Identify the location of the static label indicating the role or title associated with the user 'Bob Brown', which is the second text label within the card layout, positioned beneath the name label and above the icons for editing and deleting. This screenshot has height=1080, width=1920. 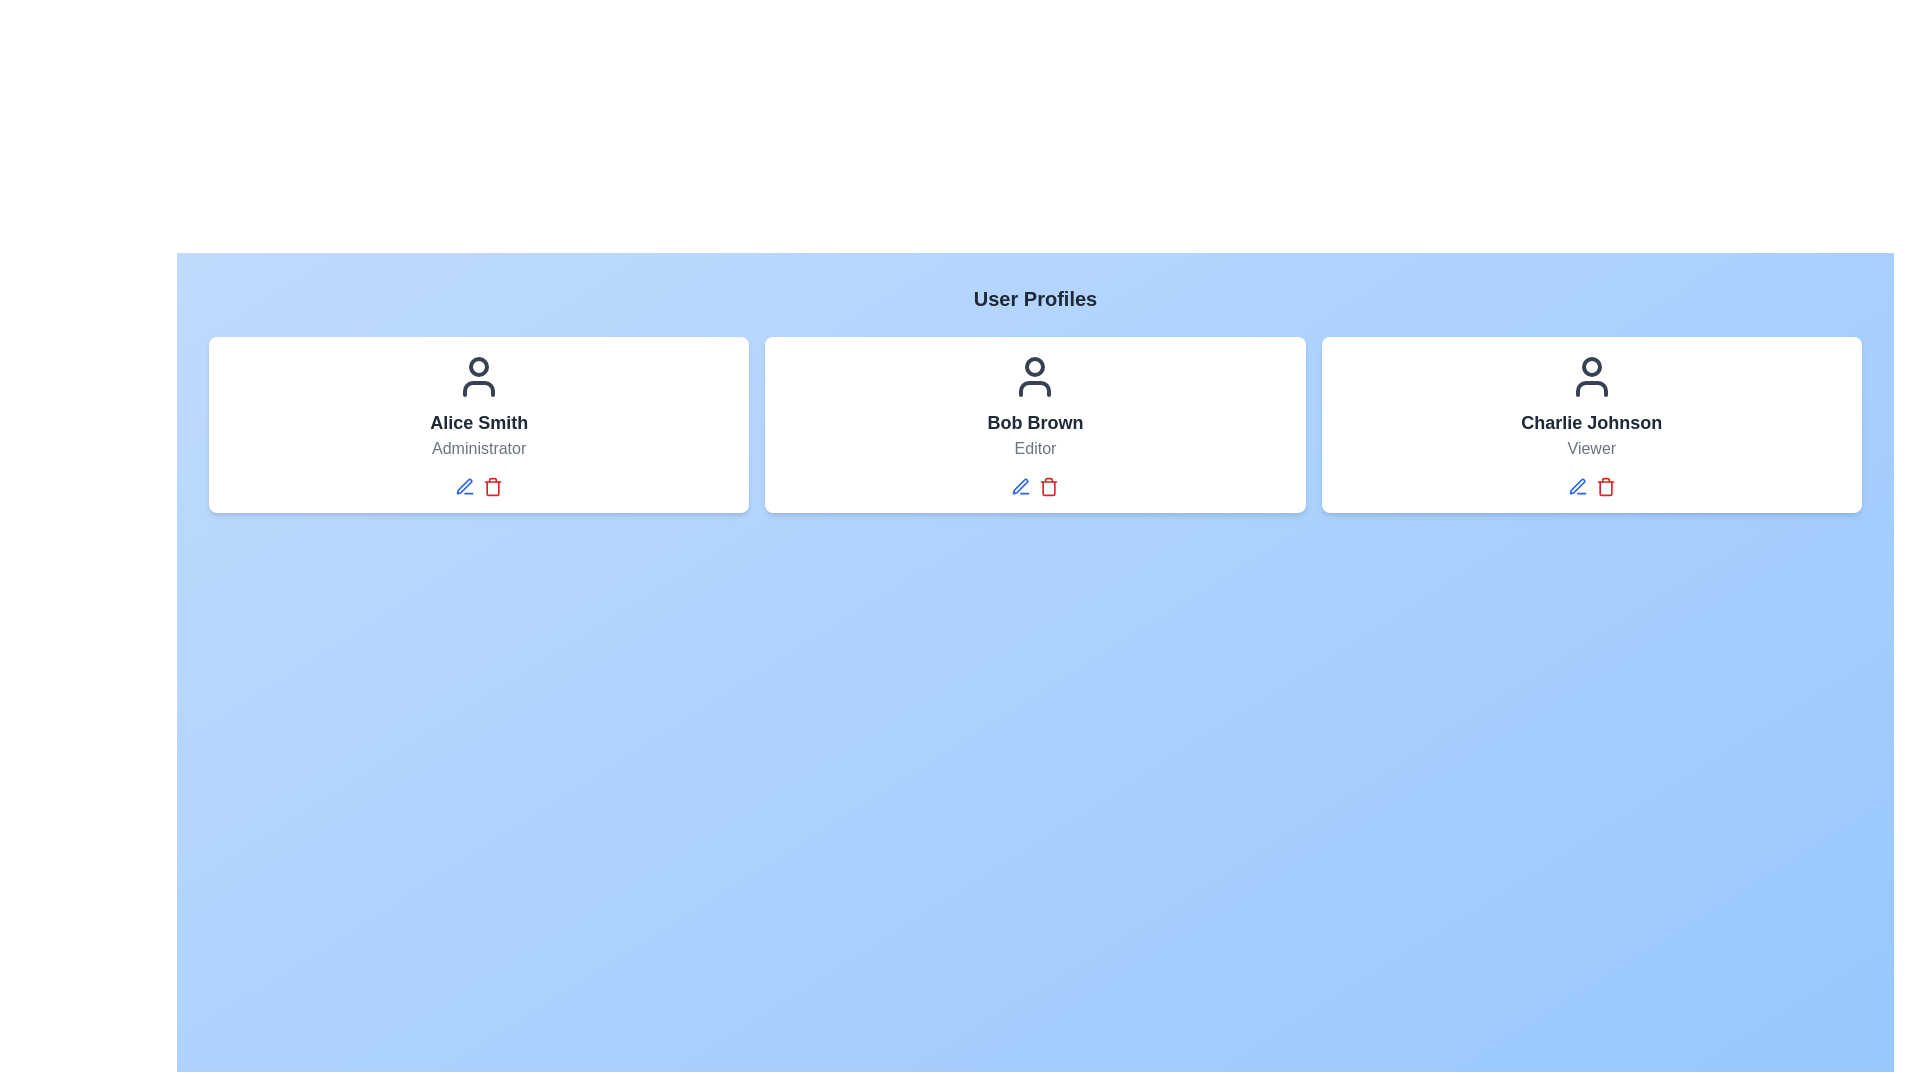
(1035, 447).